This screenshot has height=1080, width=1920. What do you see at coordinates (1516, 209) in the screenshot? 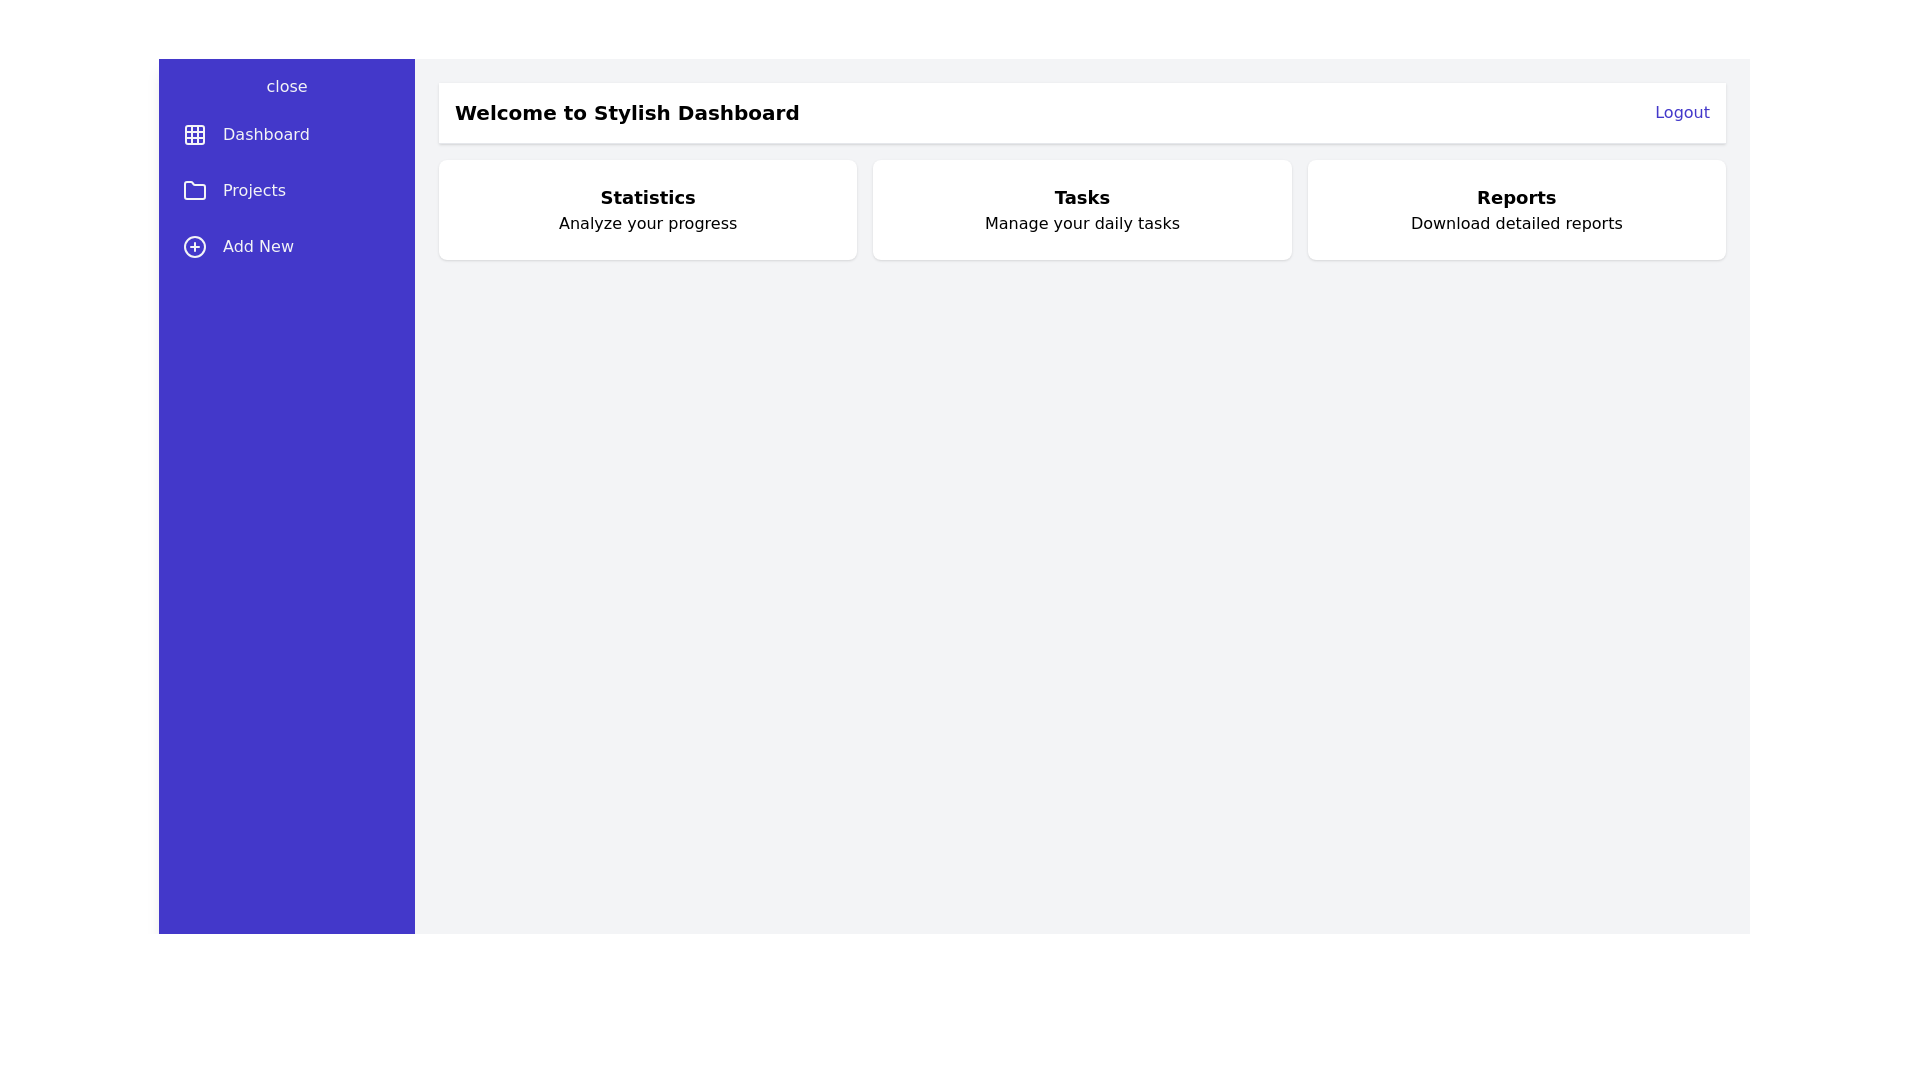
I see `the 'Reports' informational card located in the top-right corner of the content area, which features a bold title and subtext, if it is interactive` at bounding box center [1516, 209].